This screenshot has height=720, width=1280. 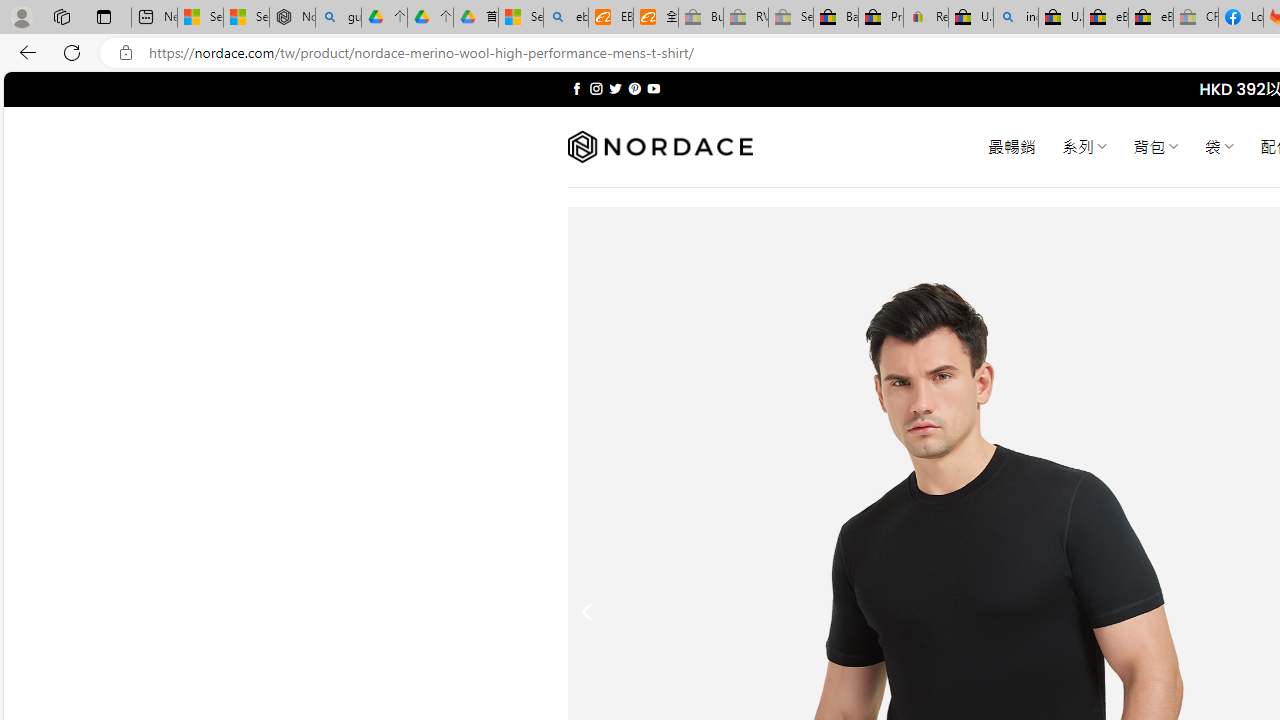 I want to click on 'Nordace', so click(x=659, y=146).